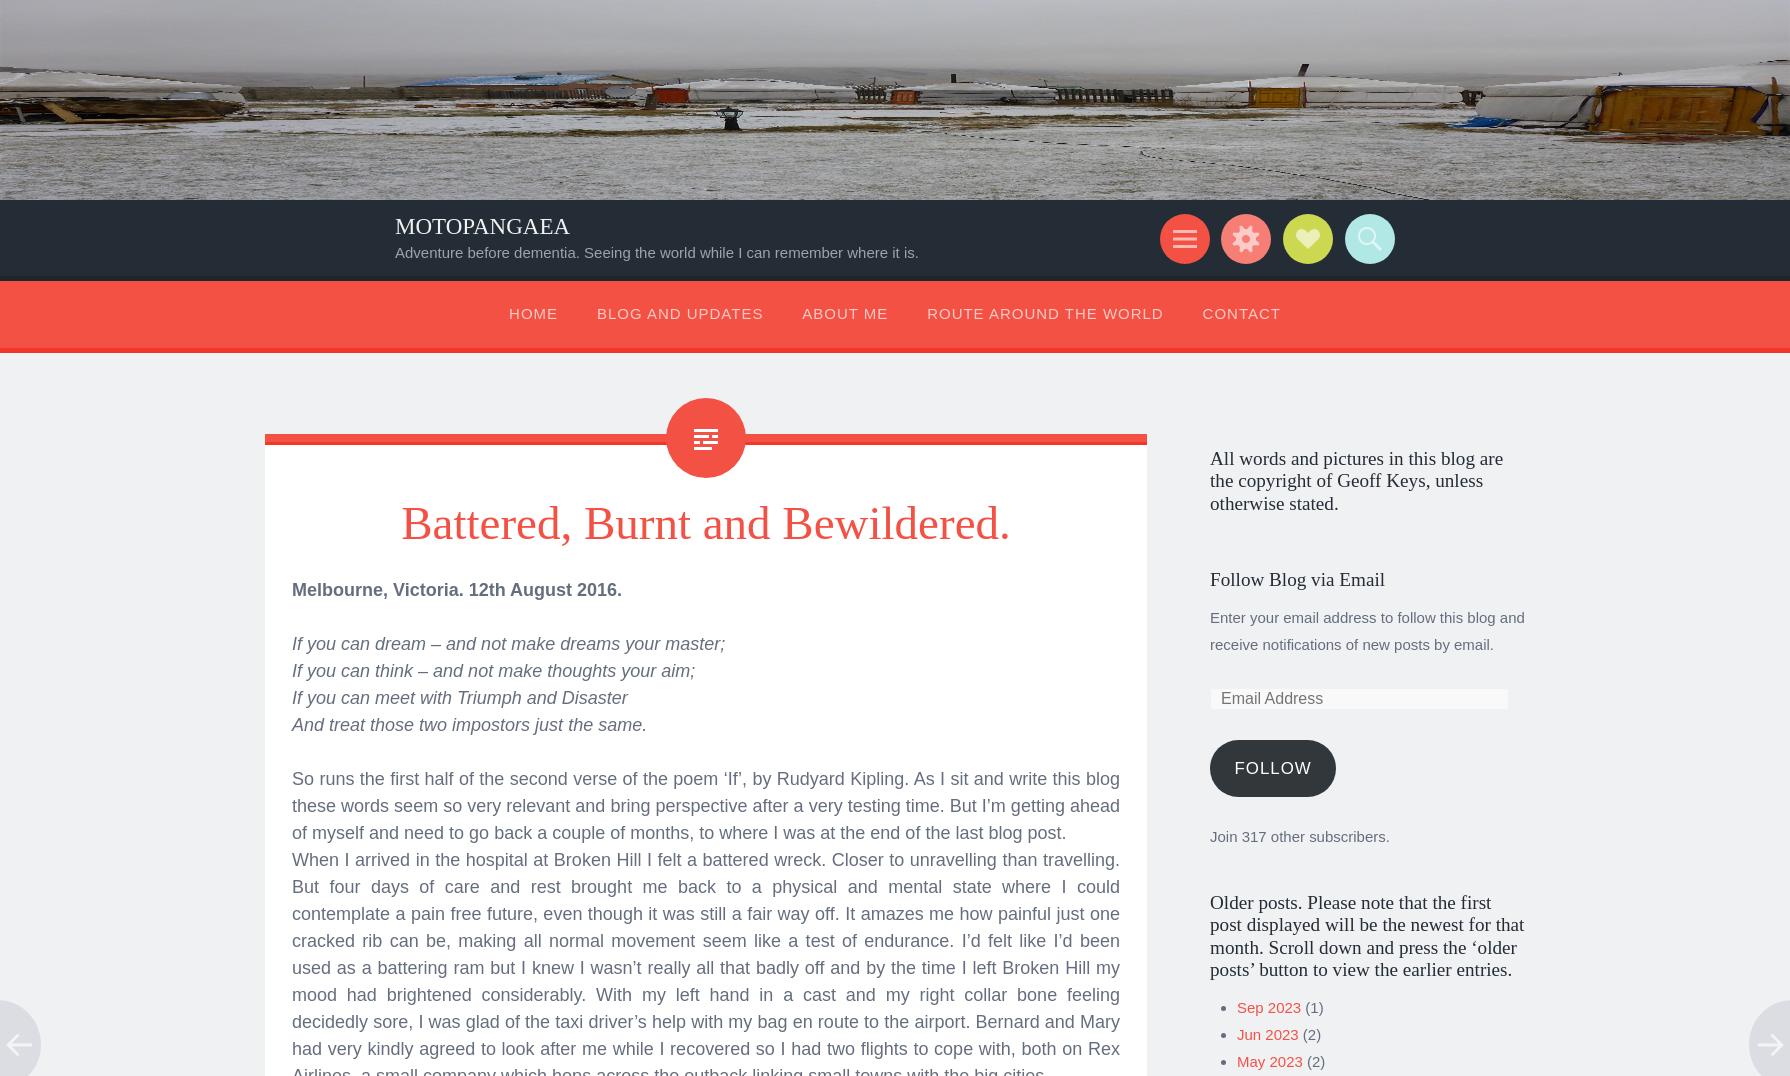  What do you see at coordinates (468, 717) in the screenshot?
I see `'And treat those two impostors just the same.'` at bounding box center [468, 717].